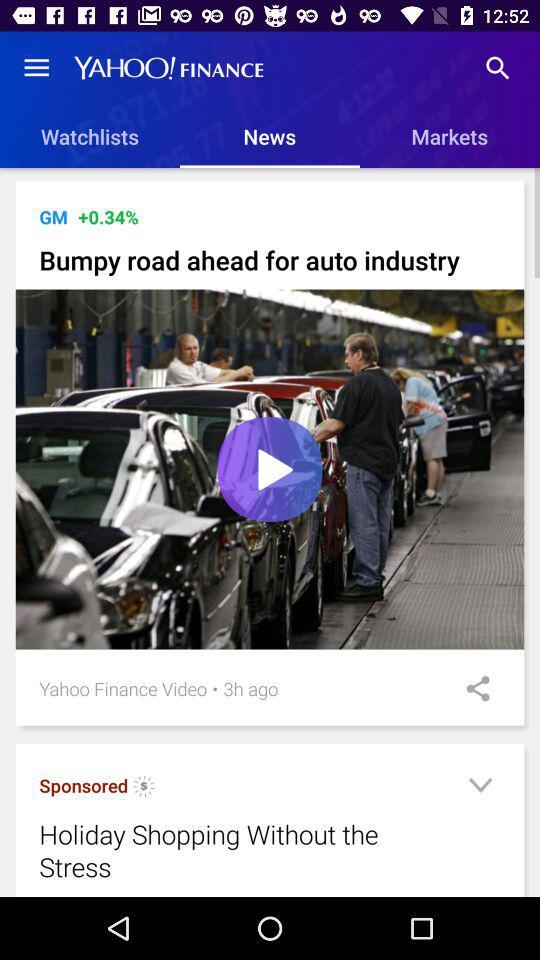 Image resolution: width=540 pixels, height=960 pixels. What do you see at coordinates (36, 68) in the screenshot?
I see `the item above watchlists icon` at bounding box center [36, 68].